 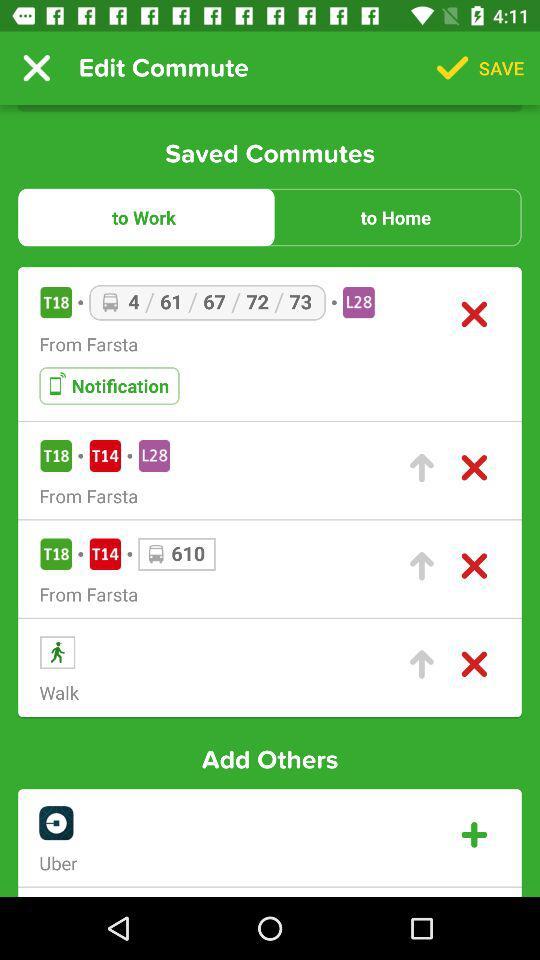 What do you see at coordinates (473, 314) in the screenshot?
I see `remove item` at bounding box center [473, 314].